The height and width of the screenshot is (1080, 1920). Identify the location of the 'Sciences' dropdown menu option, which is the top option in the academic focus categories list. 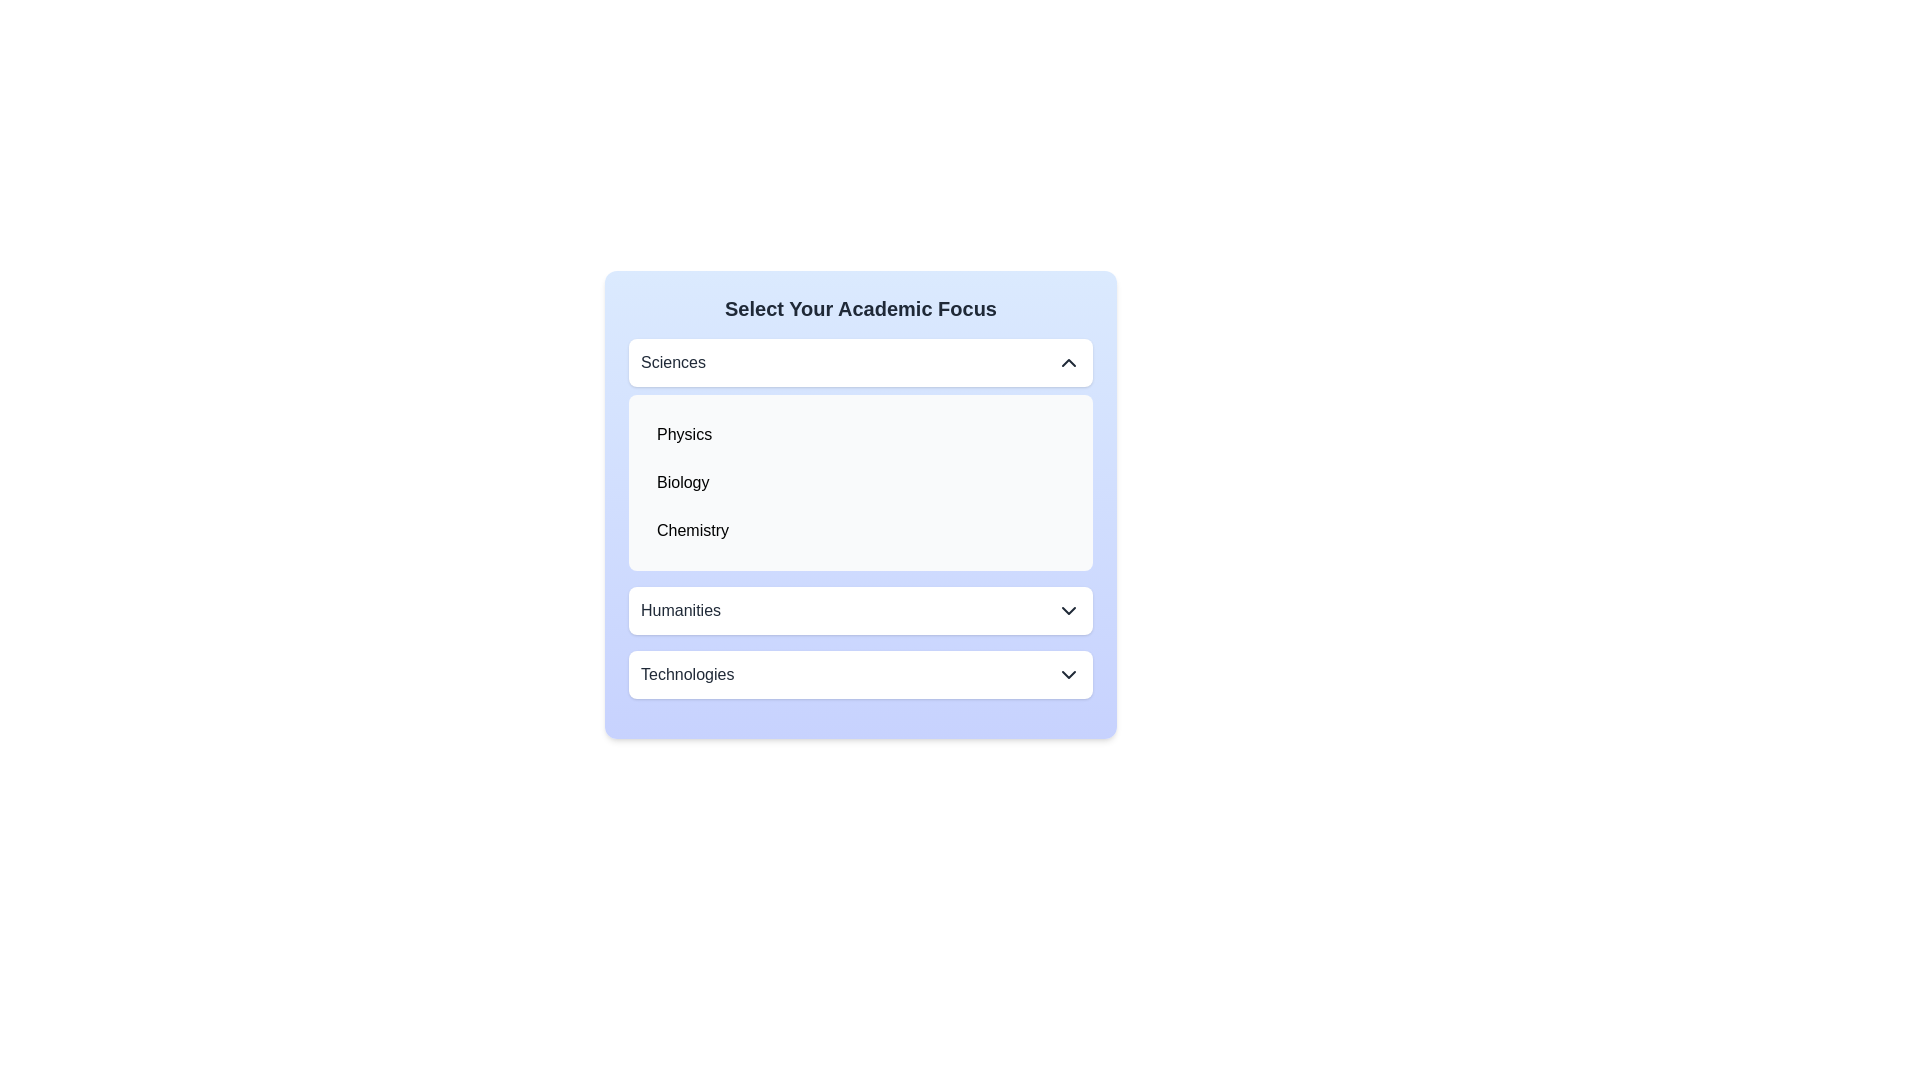
(860, 362).